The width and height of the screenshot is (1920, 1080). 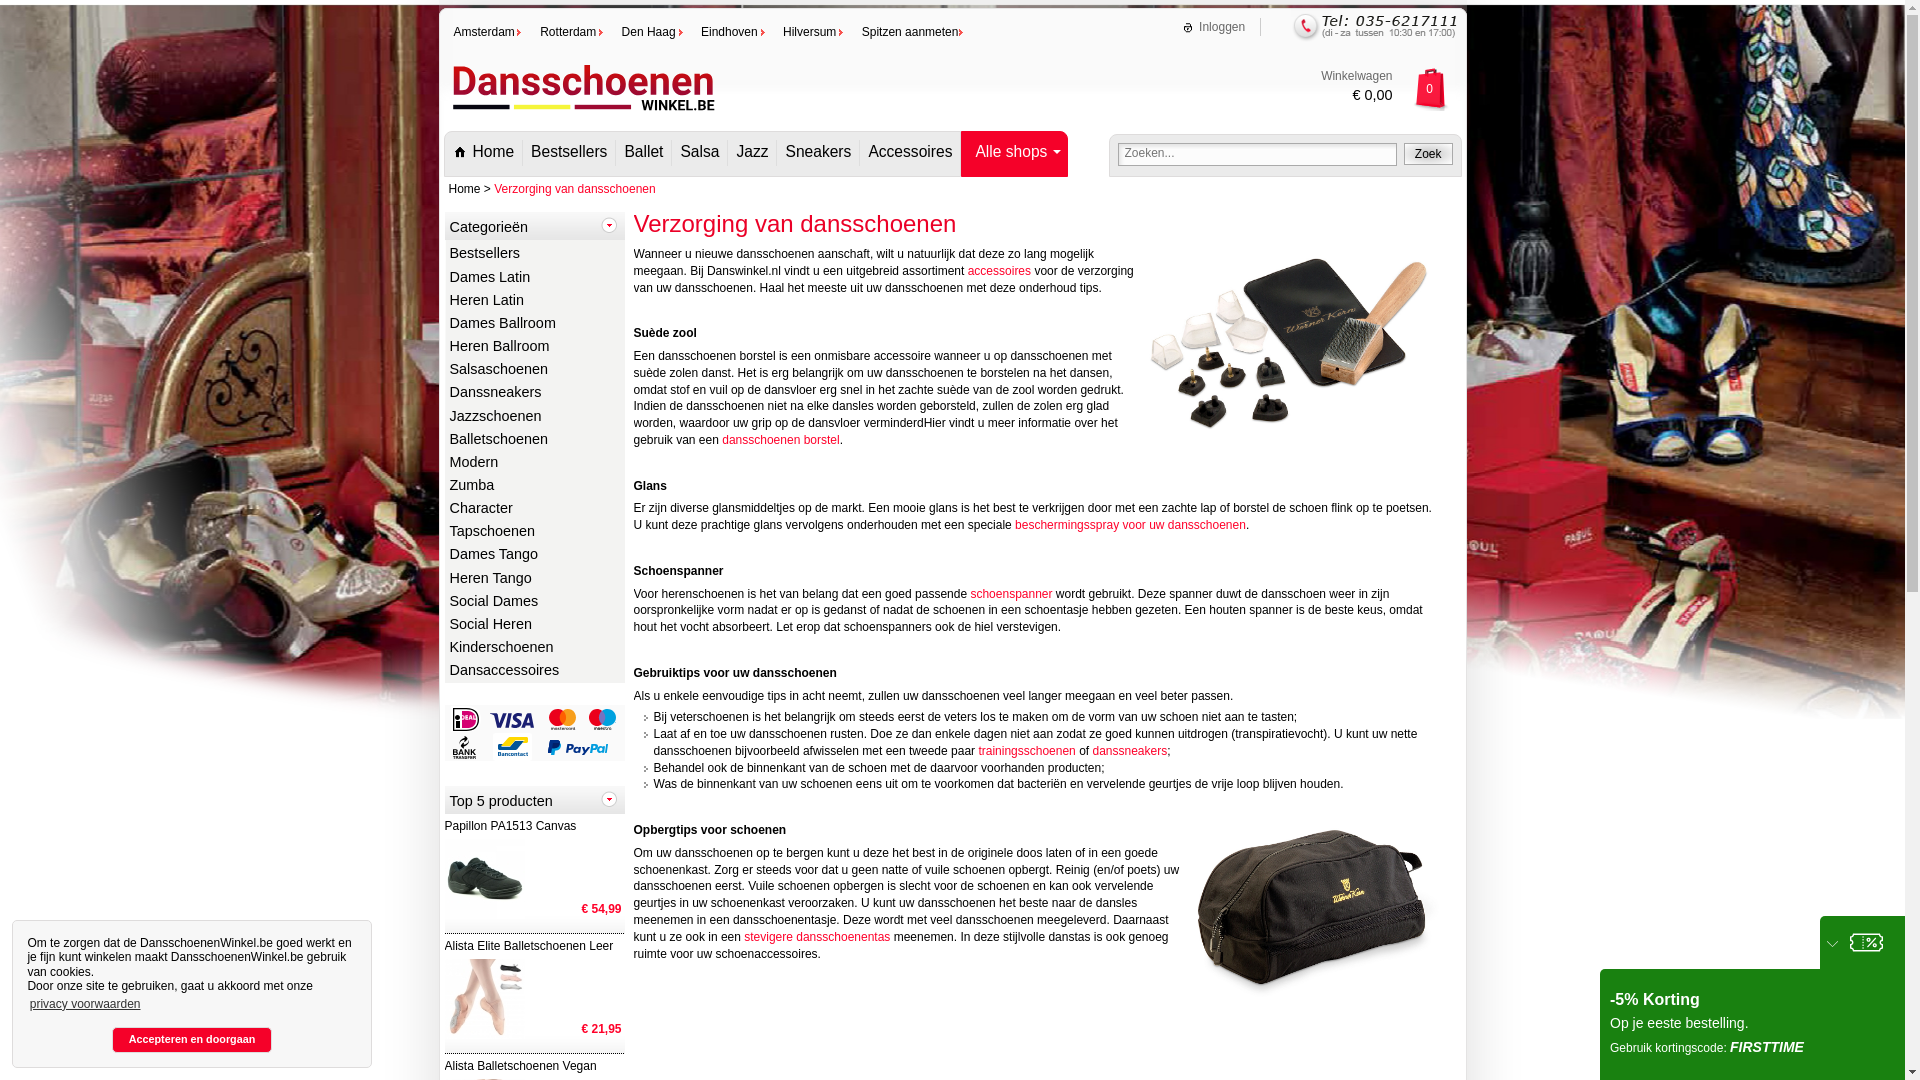 I want to click on 'Zoek', so click(x=1427, y=153).